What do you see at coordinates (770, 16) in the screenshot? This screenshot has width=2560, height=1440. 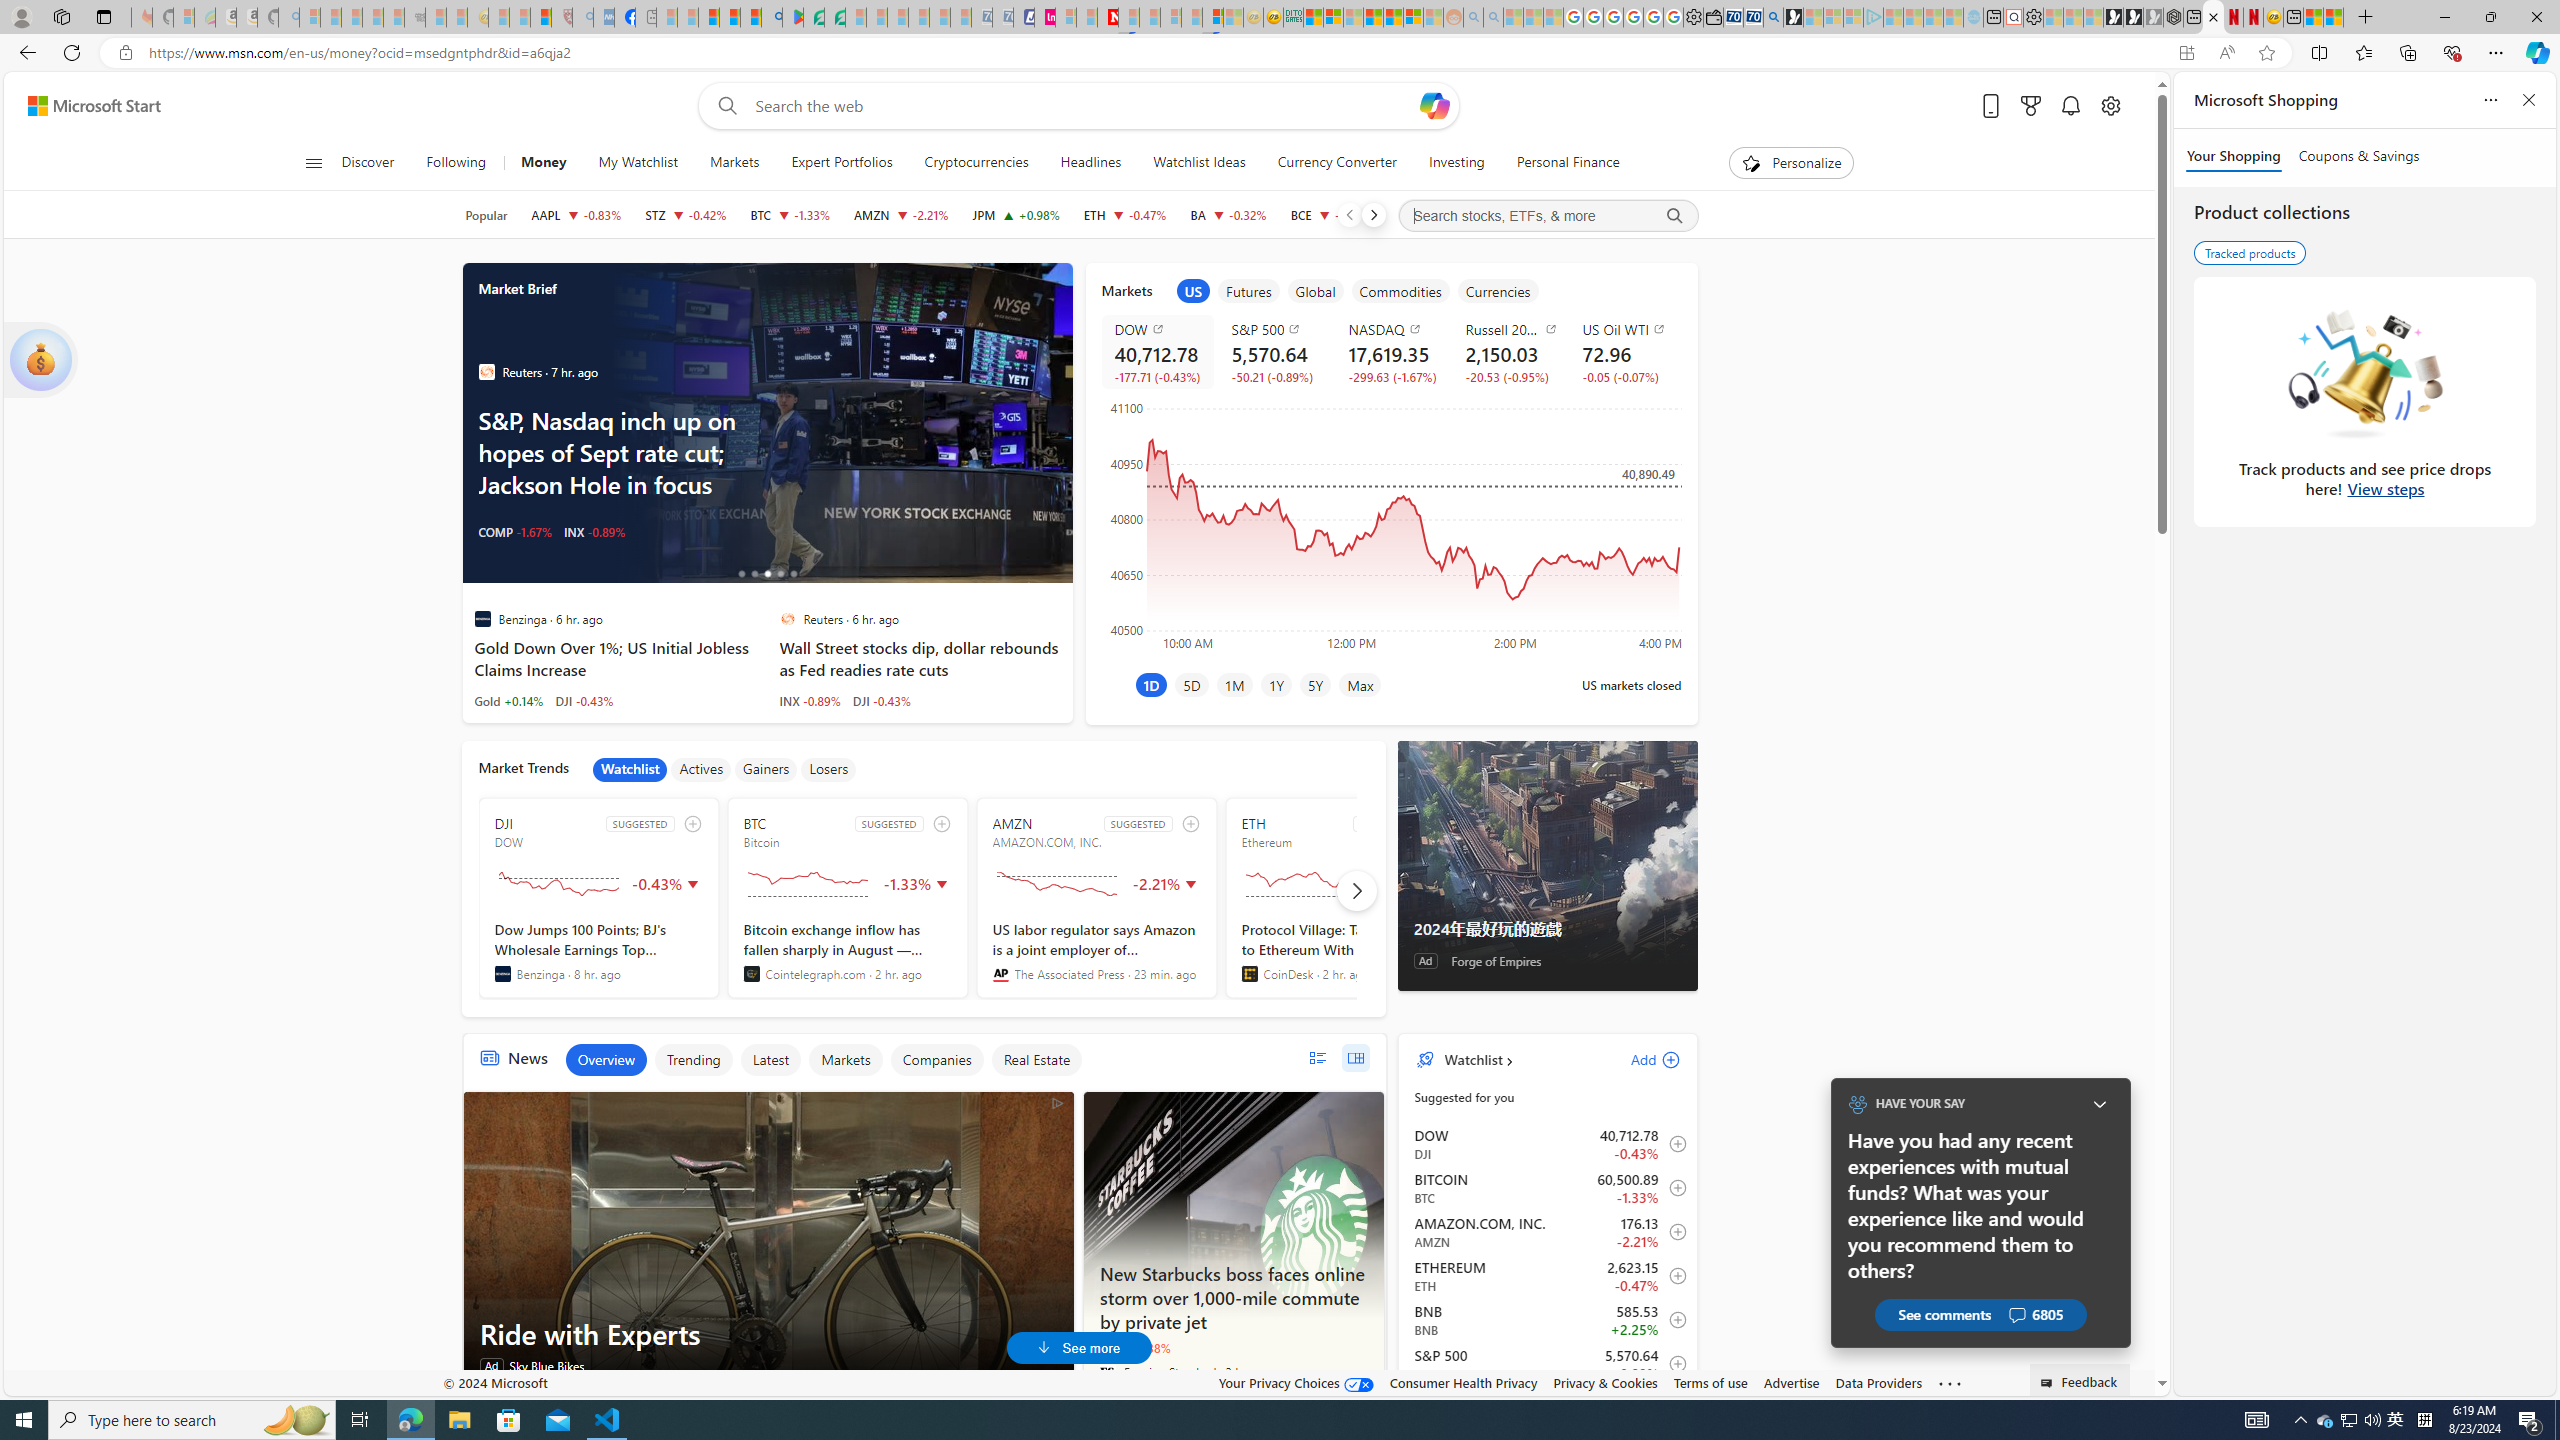 I see `'google - Search'` at bounding box center [770, 16].